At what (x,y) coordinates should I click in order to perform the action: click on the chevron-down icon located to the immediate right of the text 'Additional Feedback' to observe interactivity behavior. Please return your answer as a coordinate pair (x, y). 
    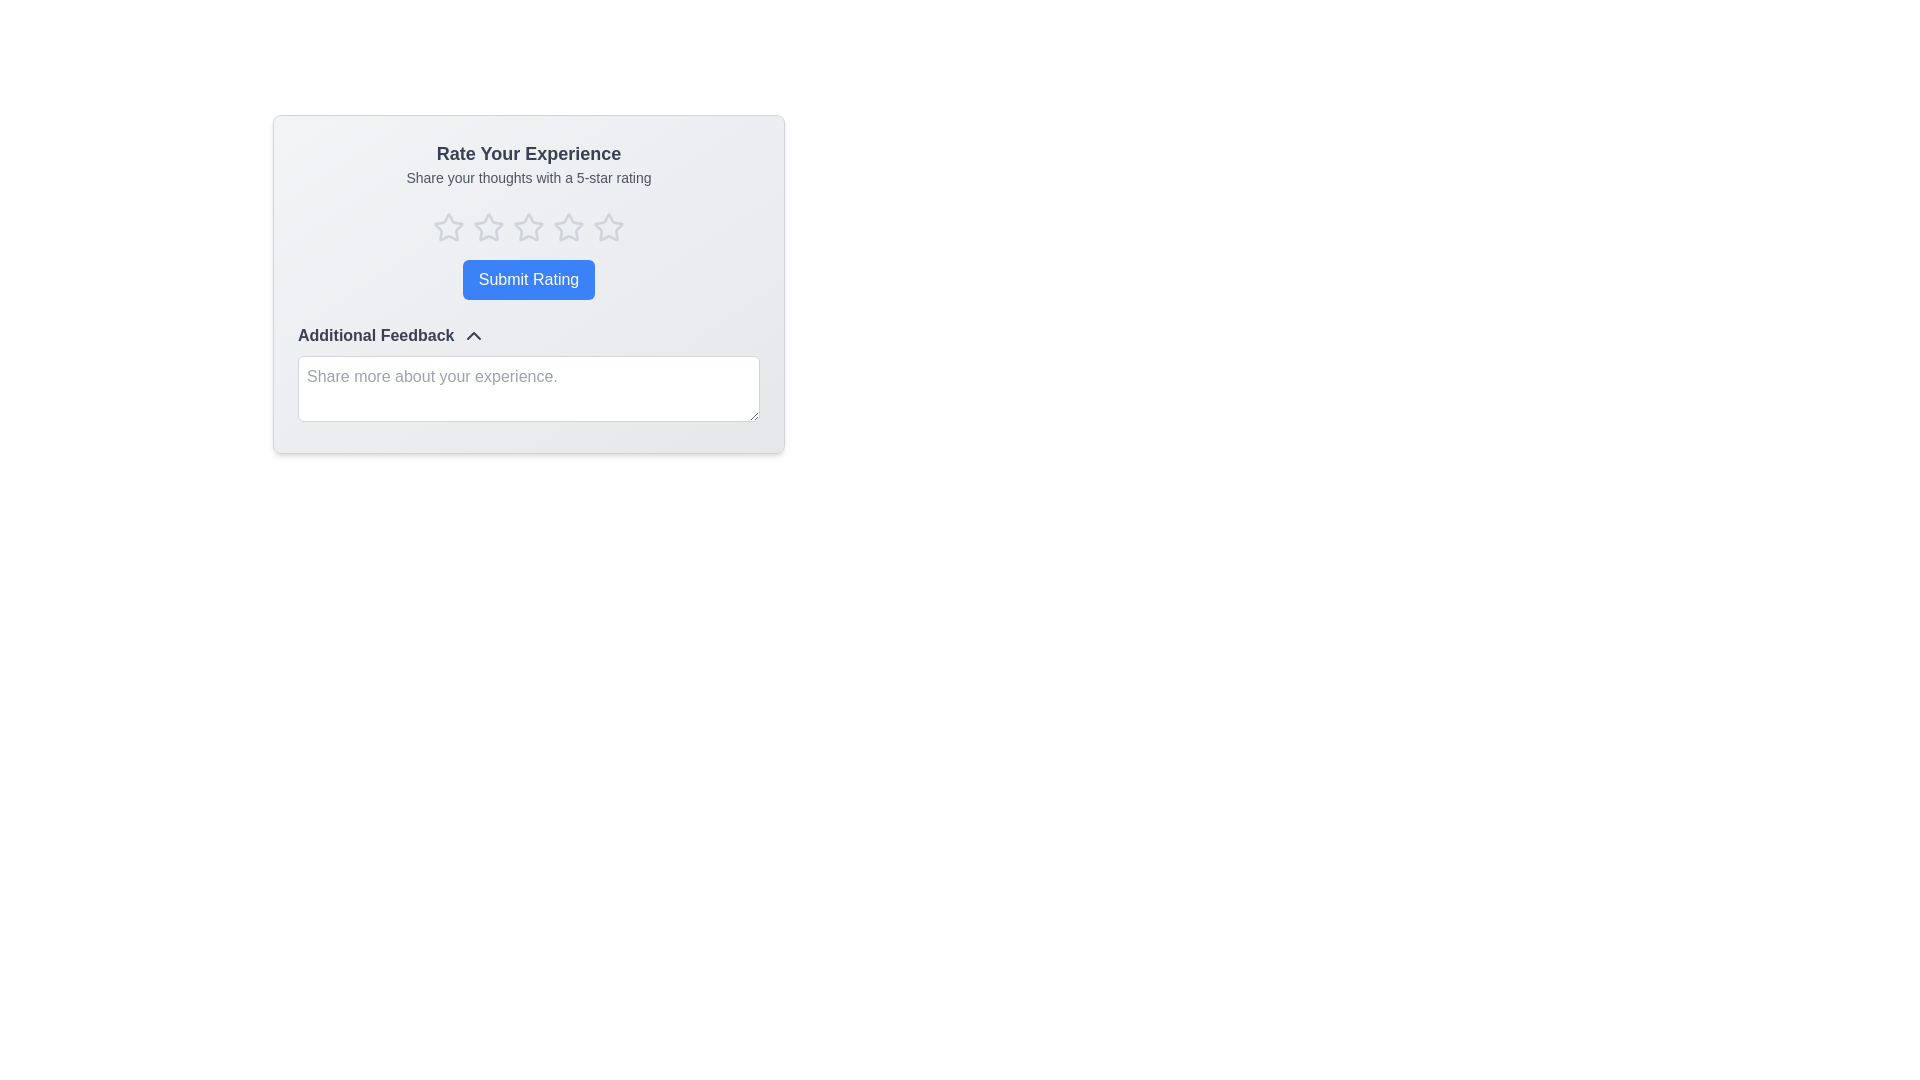
    Looking at the image, I should click on (473, 334).